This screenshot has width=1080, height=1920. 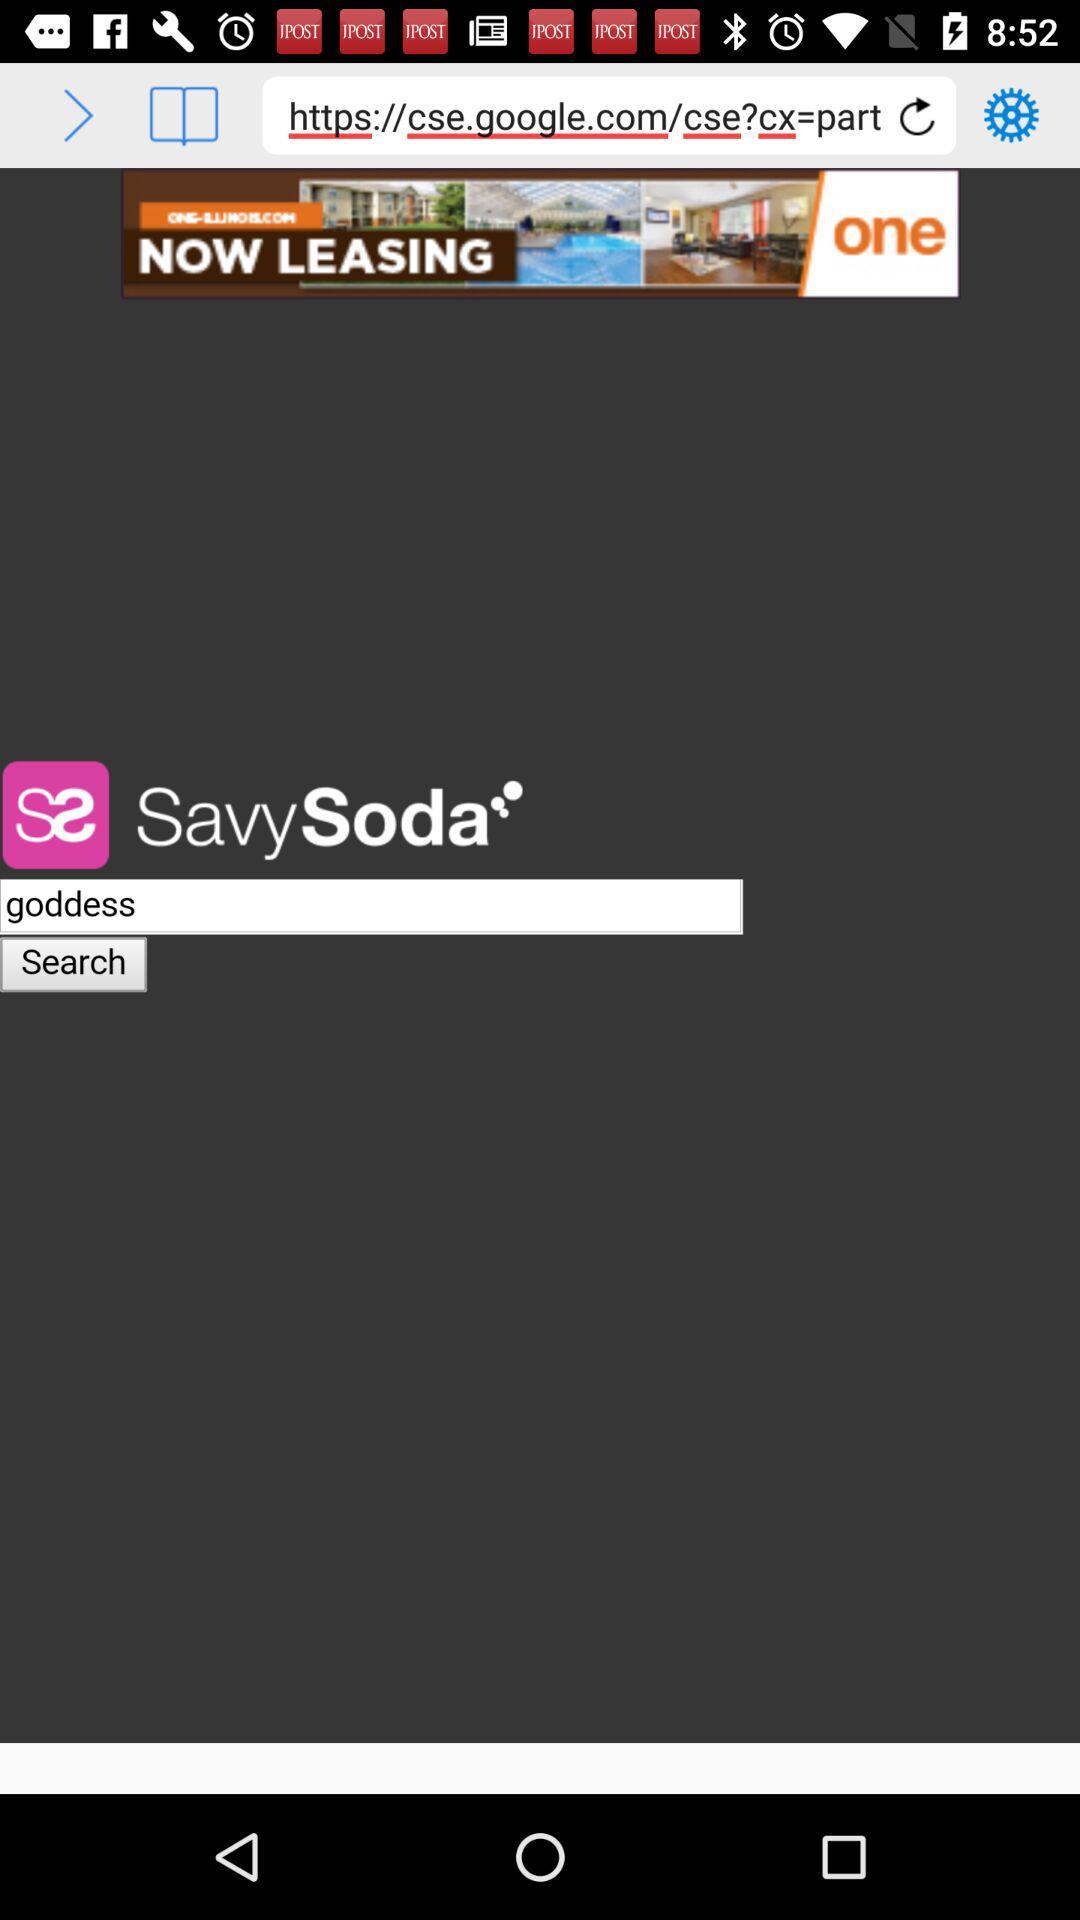 I want to click on next, so click(x=77, y=114).